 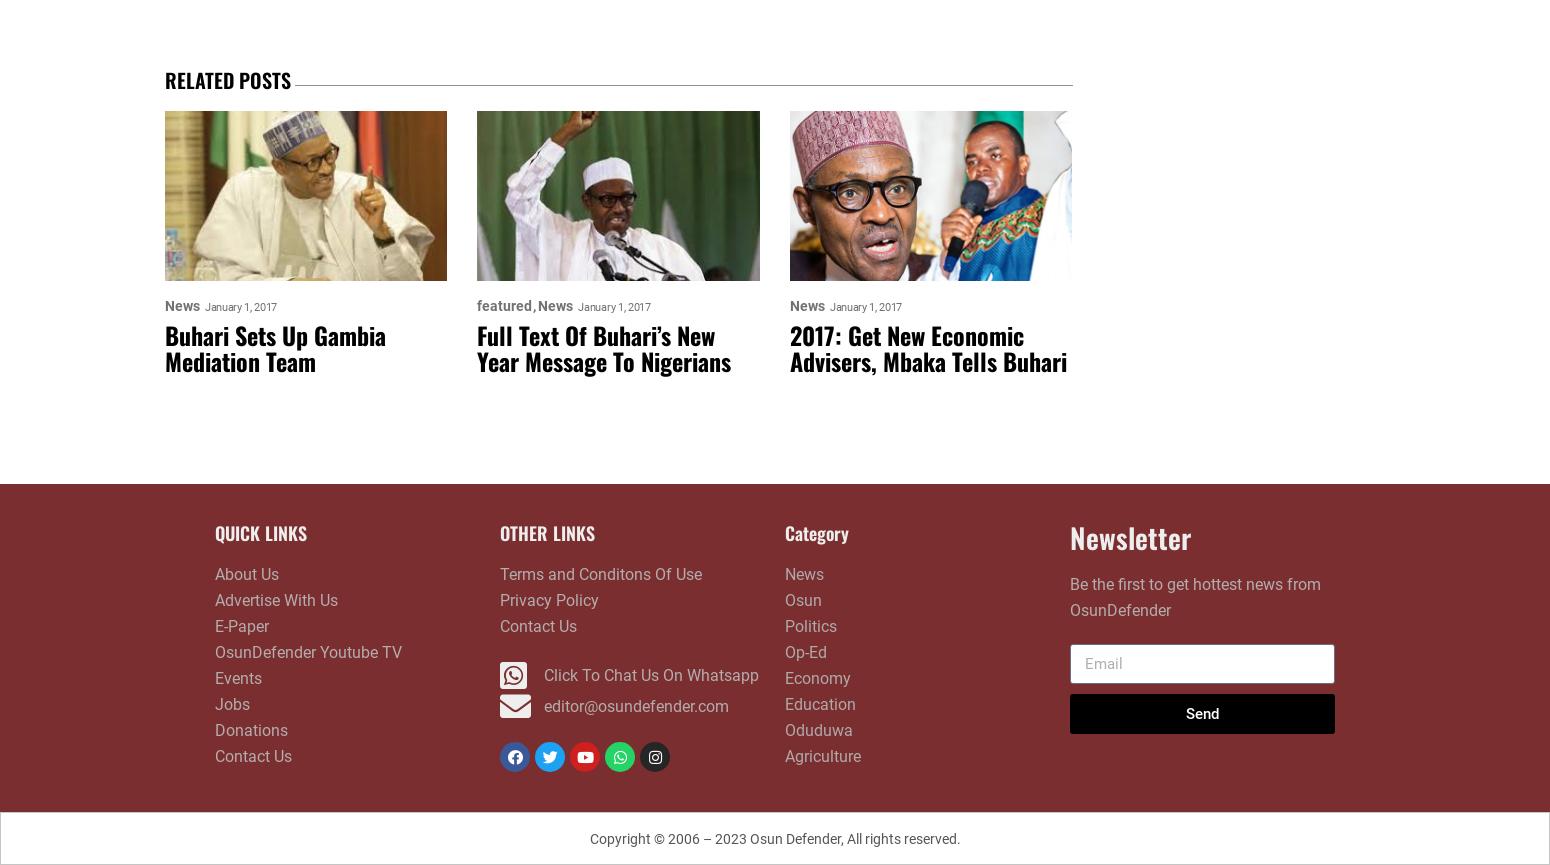 What do you see at coordinates (164, 347) in the screenshot?
I see `'Buhari Sets Up Gambia Mediation Team'` at bounding box center [164, 347].